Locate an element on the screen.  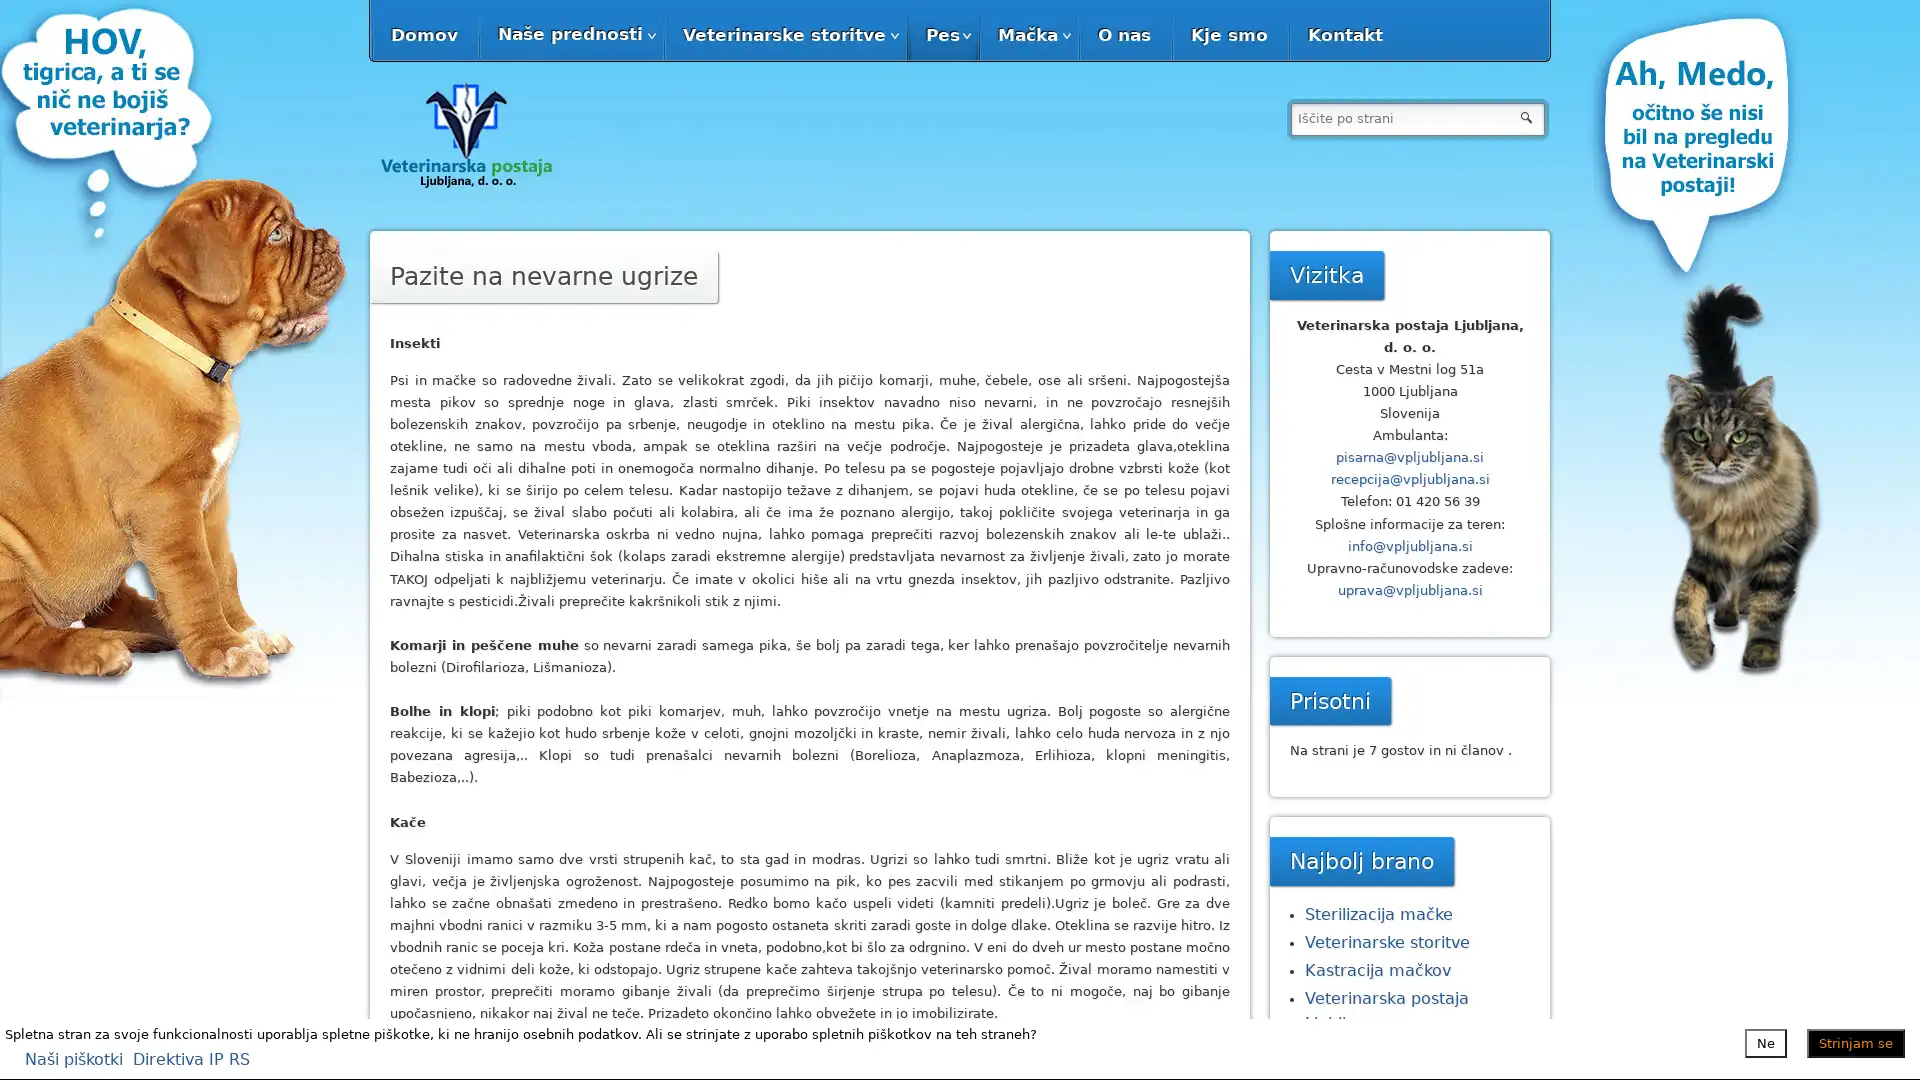
Strinjam se is located at coordinates (1855, 1041).